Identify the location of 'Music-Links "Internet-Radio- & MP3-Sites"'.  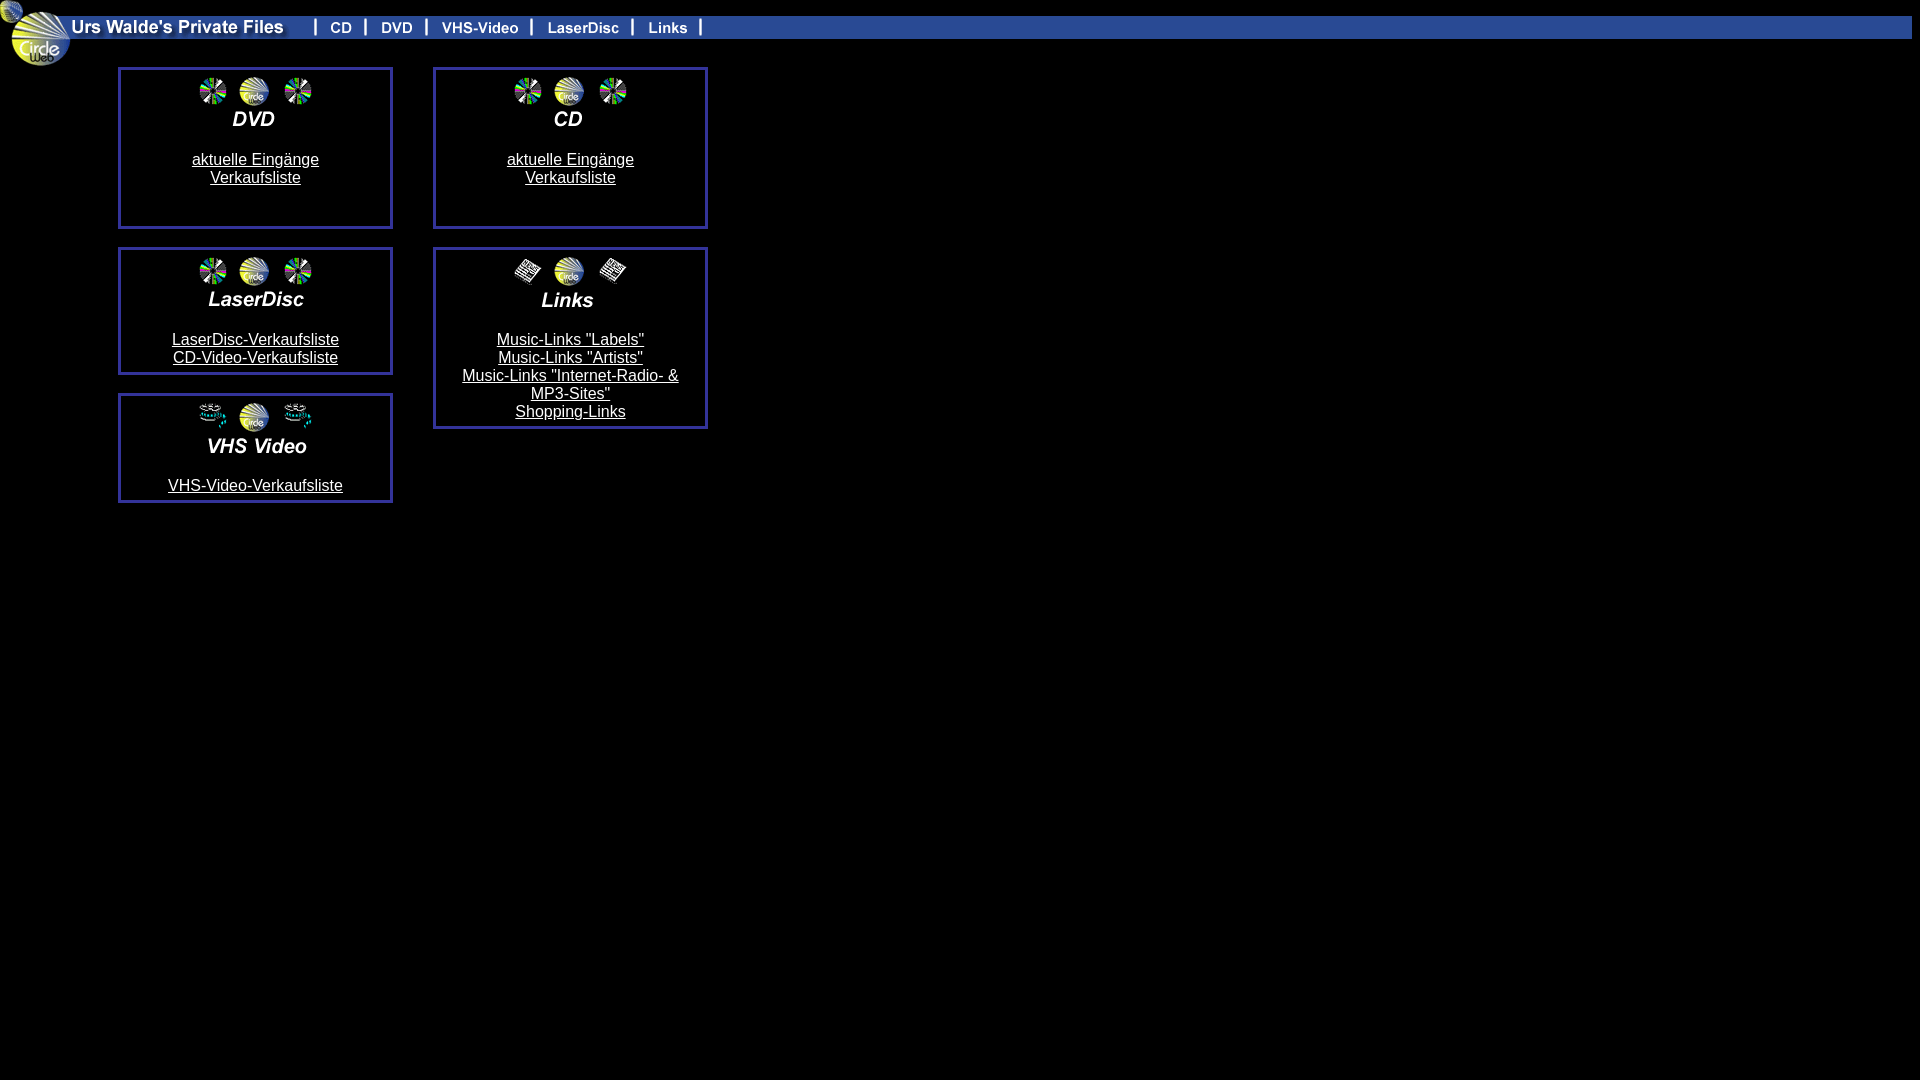
(569, 384).